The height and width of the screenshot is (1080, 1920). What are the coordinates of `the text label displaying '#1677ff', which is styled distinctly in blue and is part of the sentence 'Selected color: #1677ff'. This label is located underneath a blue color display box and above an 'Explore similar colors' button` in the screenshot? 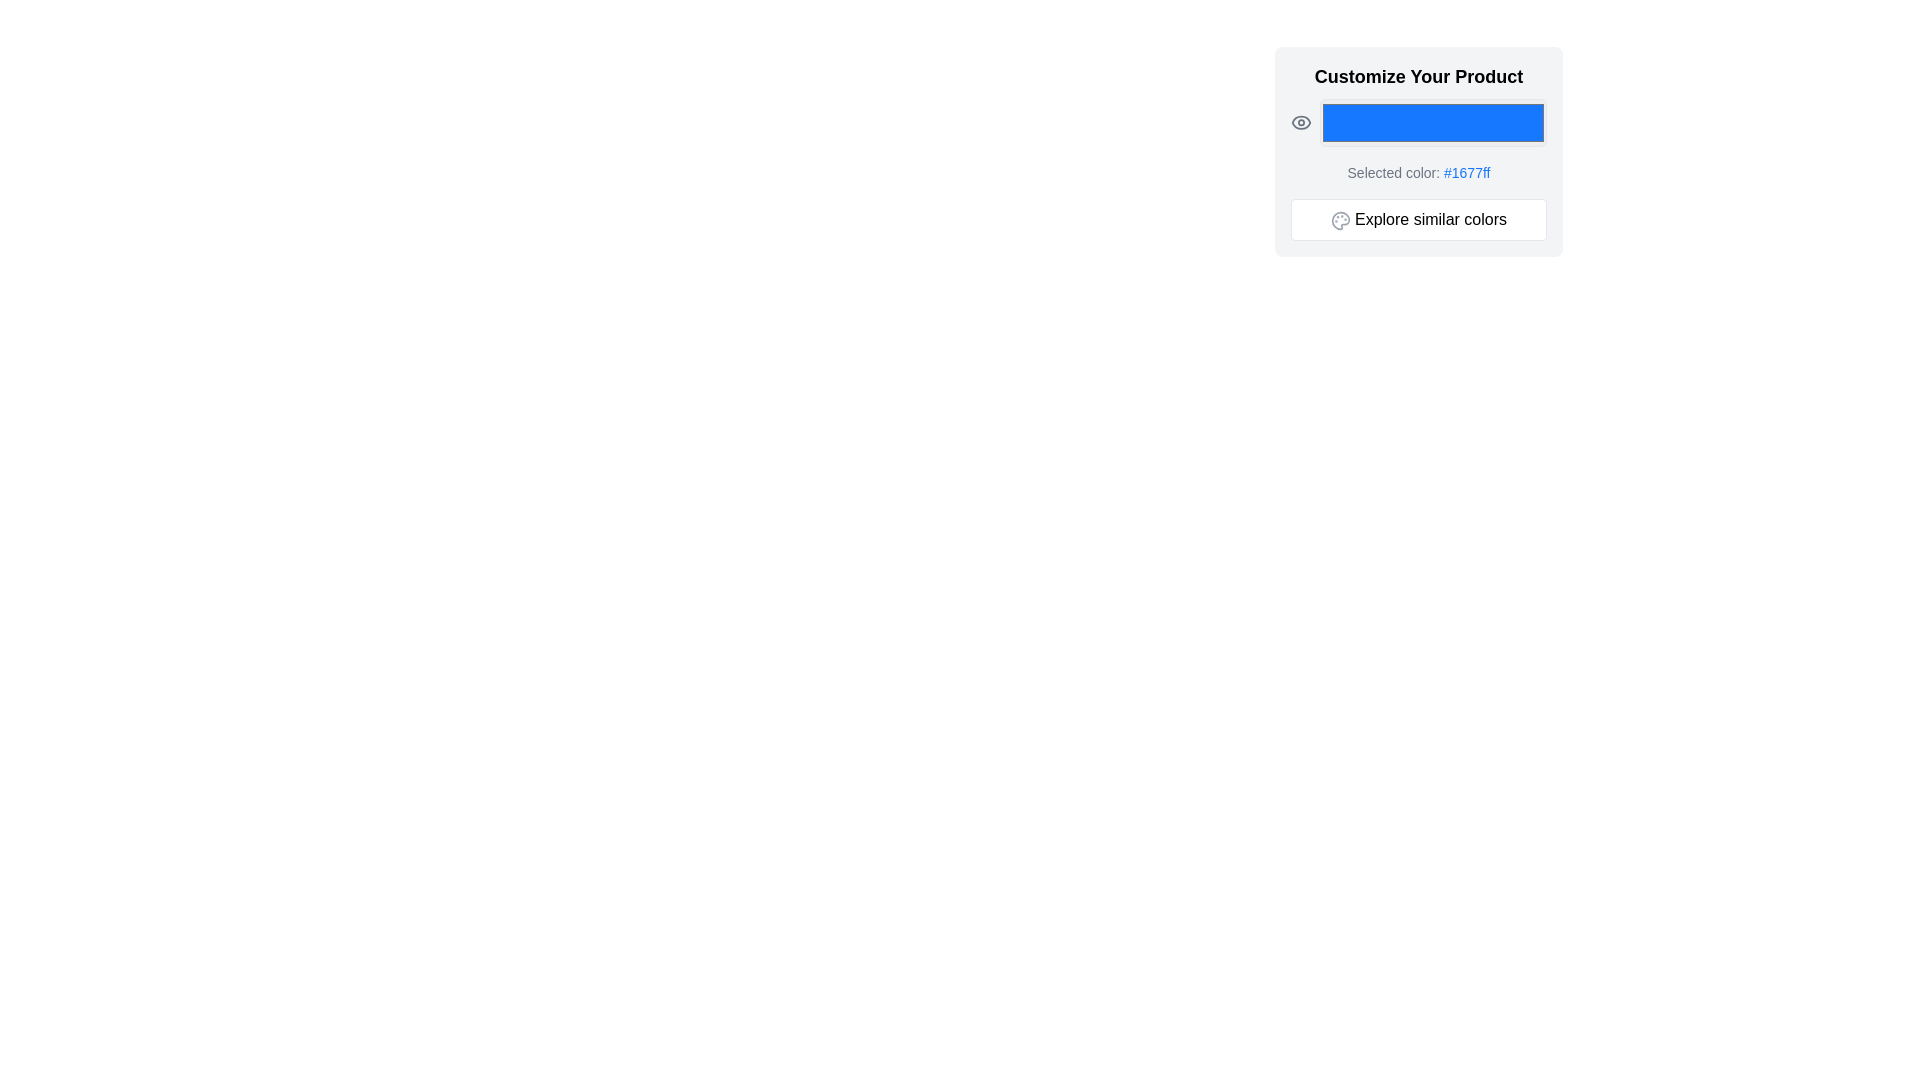 It's located at (1467, 172).